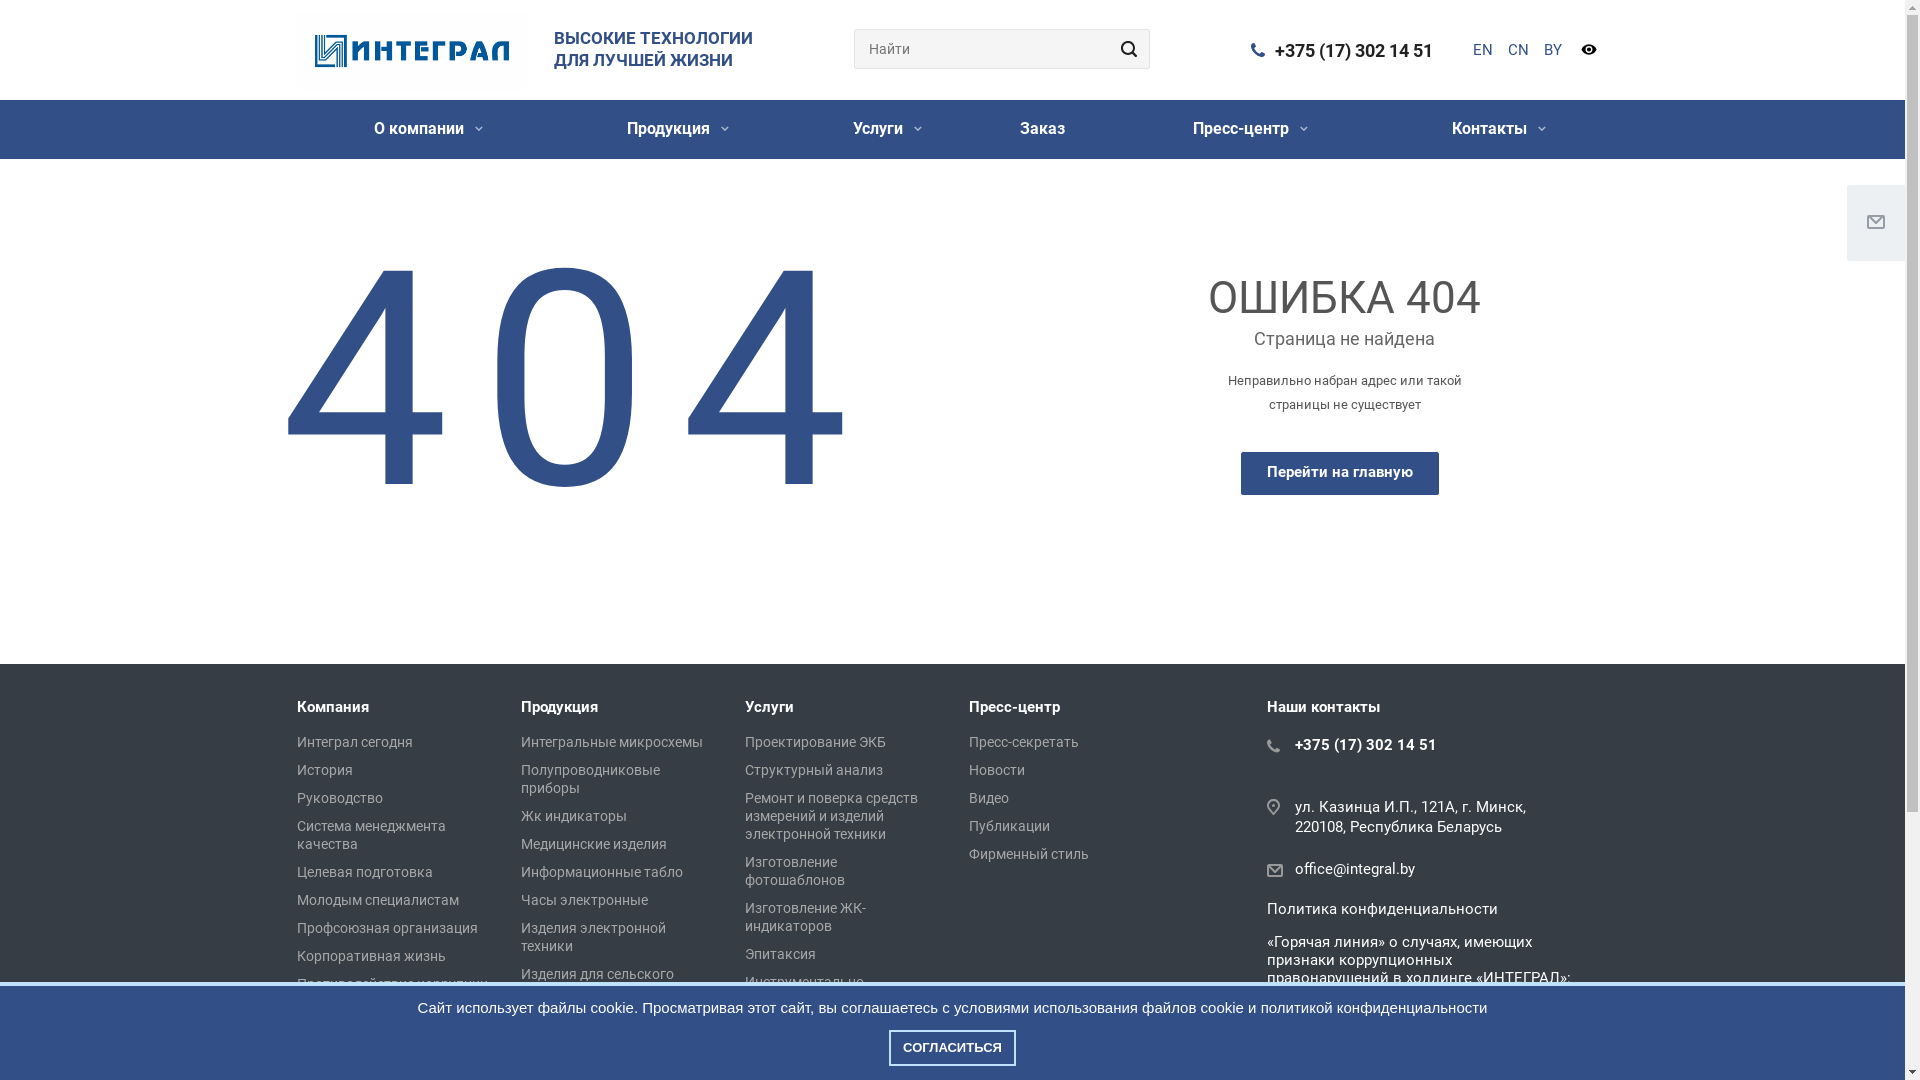 This screenshot has width=1920, height=1080. Describe the element at coordinates (1552, 49) in the screenshot. I see `'BY'` at that location.